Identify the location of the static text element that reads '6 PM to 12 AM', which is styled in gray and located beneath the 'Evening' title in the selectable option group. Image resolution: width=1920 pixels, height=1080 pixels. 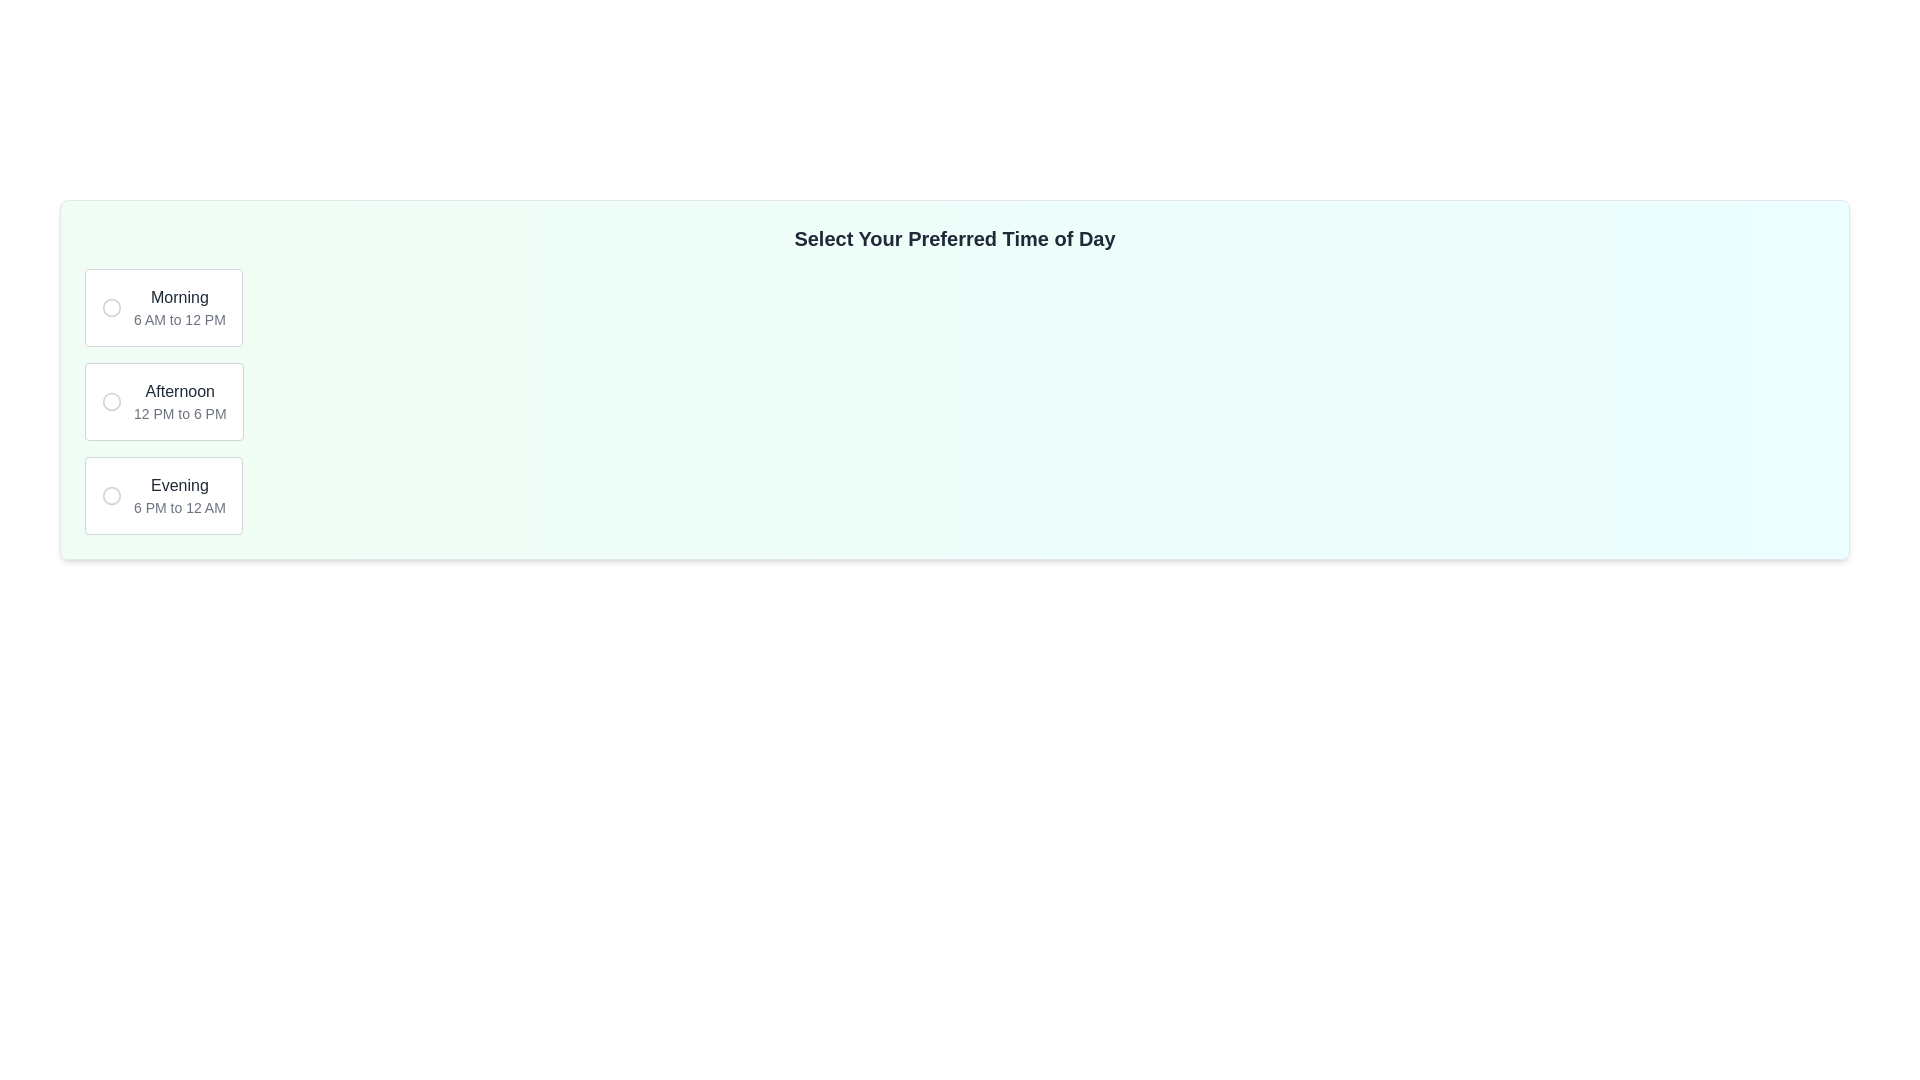
(179, 507).